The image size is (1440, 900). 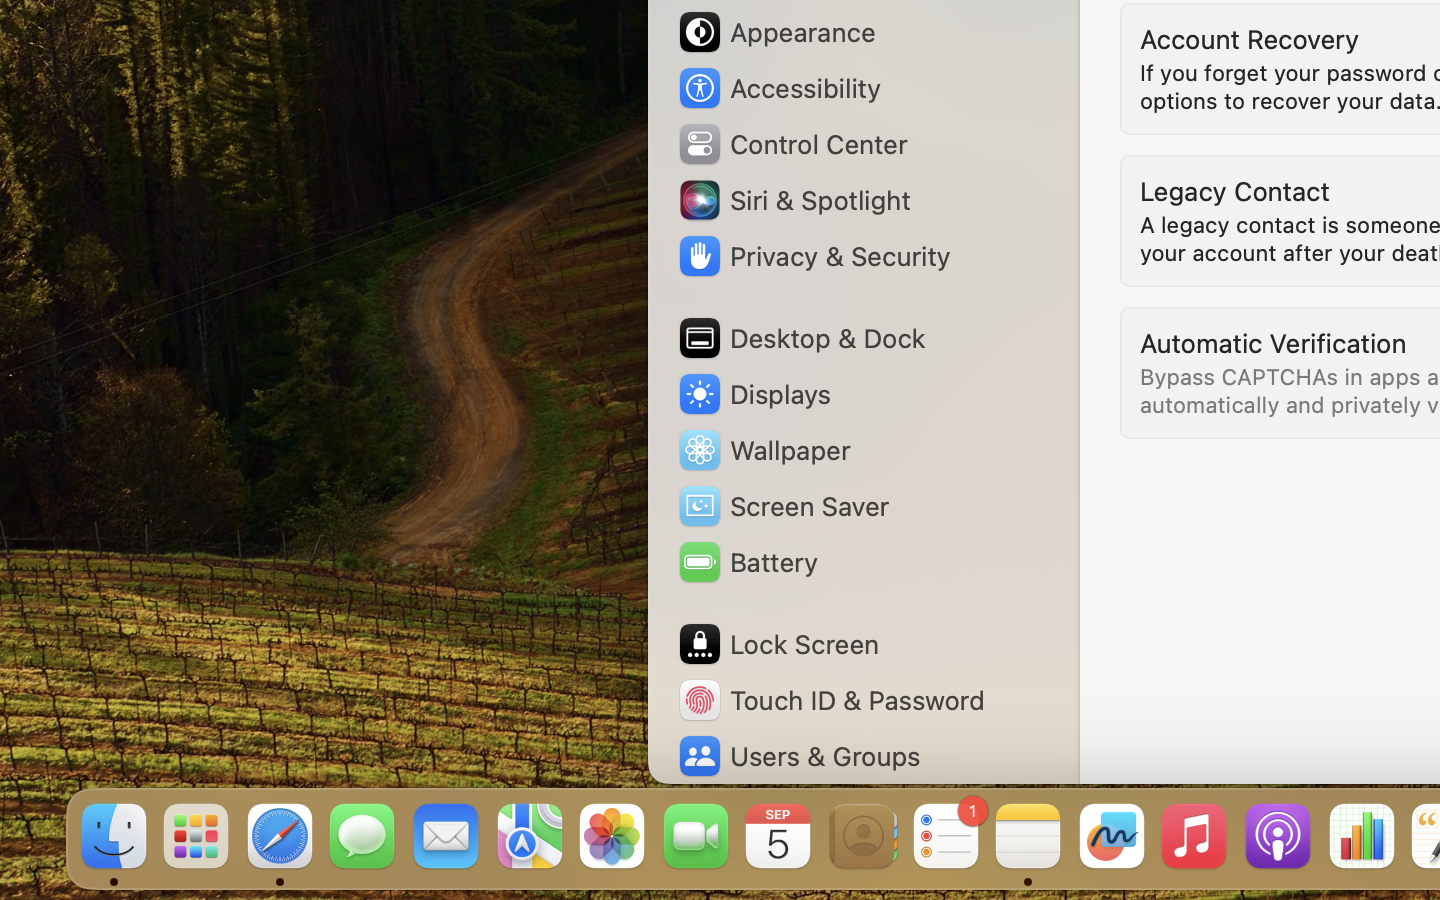 What do you see at coordinates (831, 699) in the screenshot?
I see `'Touch ID & Password'` at bounding box center [831, 699].